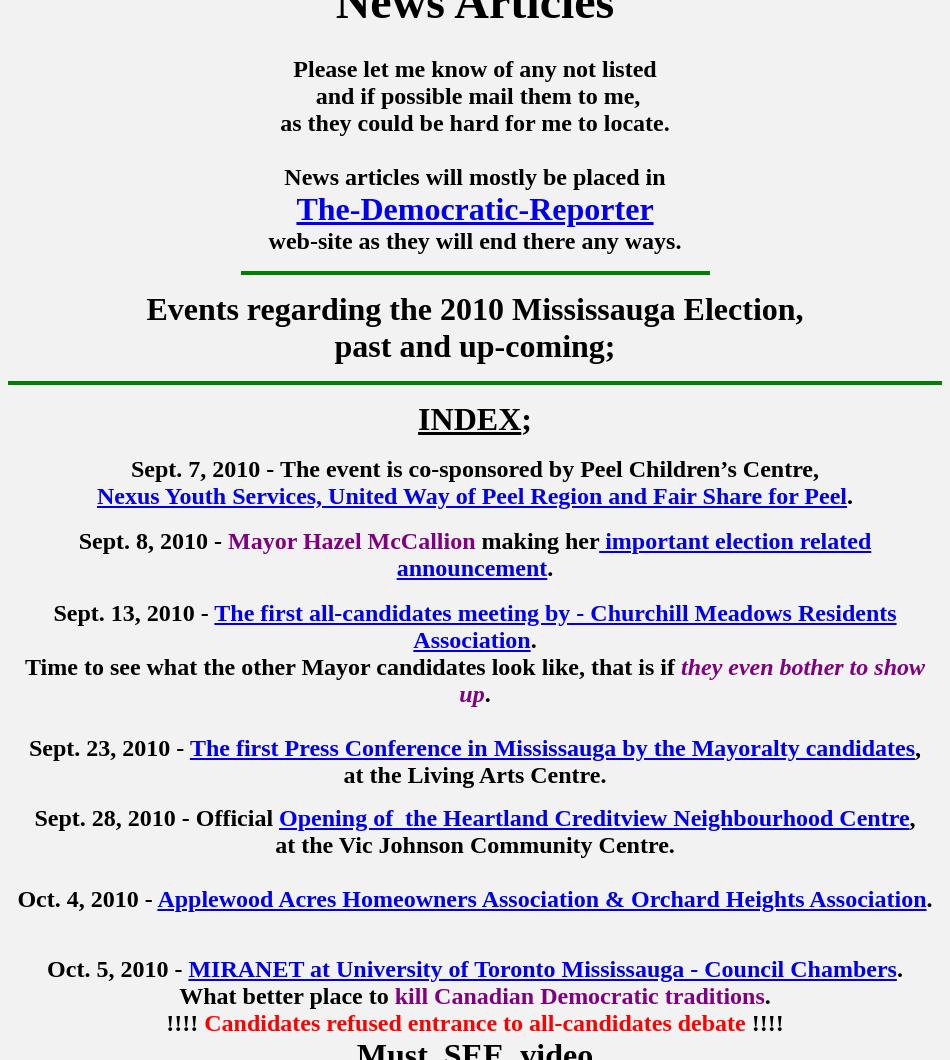 This screenshot has height=1060, width=950. I want to click on 'MIRANET at University of Toronto Mississauga - Council Chambers', so click(188, 968).